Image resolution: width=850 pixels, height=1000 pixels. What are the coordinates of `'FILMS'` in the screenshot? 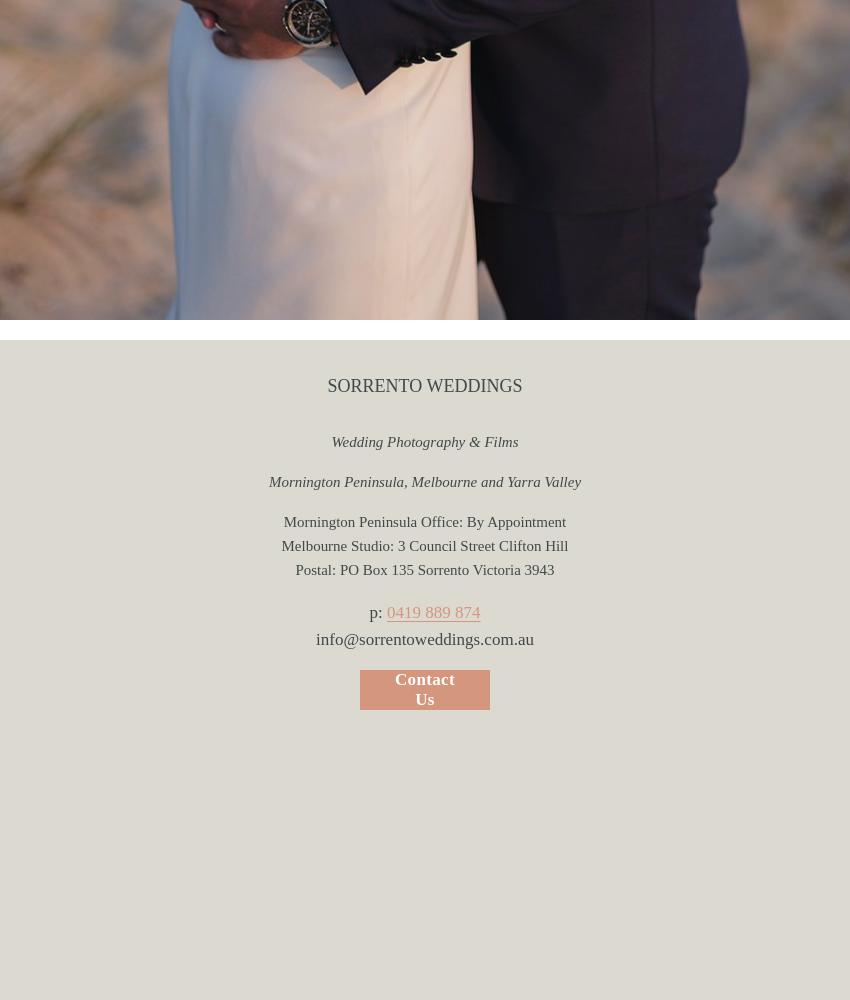 It's located at (424, 66).